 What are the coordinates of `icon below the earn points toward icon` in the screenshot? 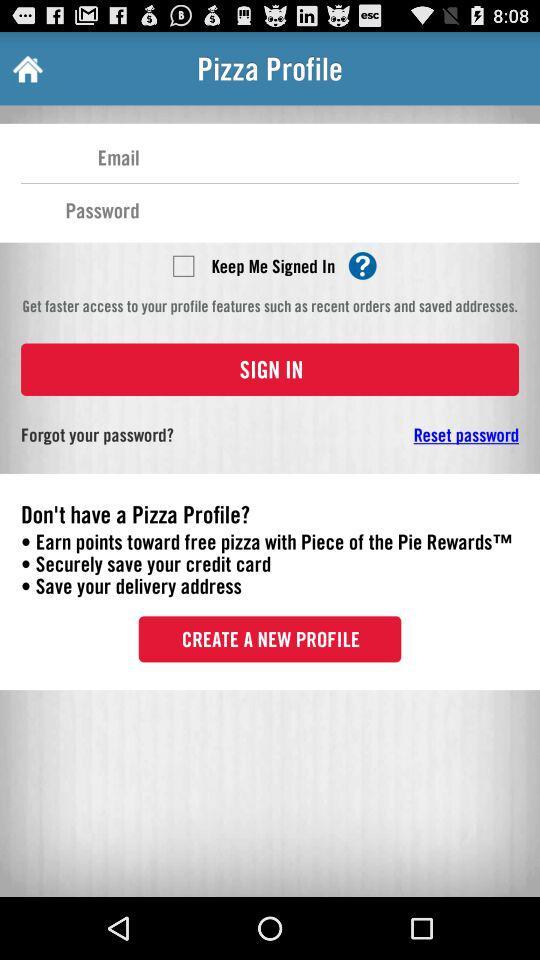 It's located at (270, 638).